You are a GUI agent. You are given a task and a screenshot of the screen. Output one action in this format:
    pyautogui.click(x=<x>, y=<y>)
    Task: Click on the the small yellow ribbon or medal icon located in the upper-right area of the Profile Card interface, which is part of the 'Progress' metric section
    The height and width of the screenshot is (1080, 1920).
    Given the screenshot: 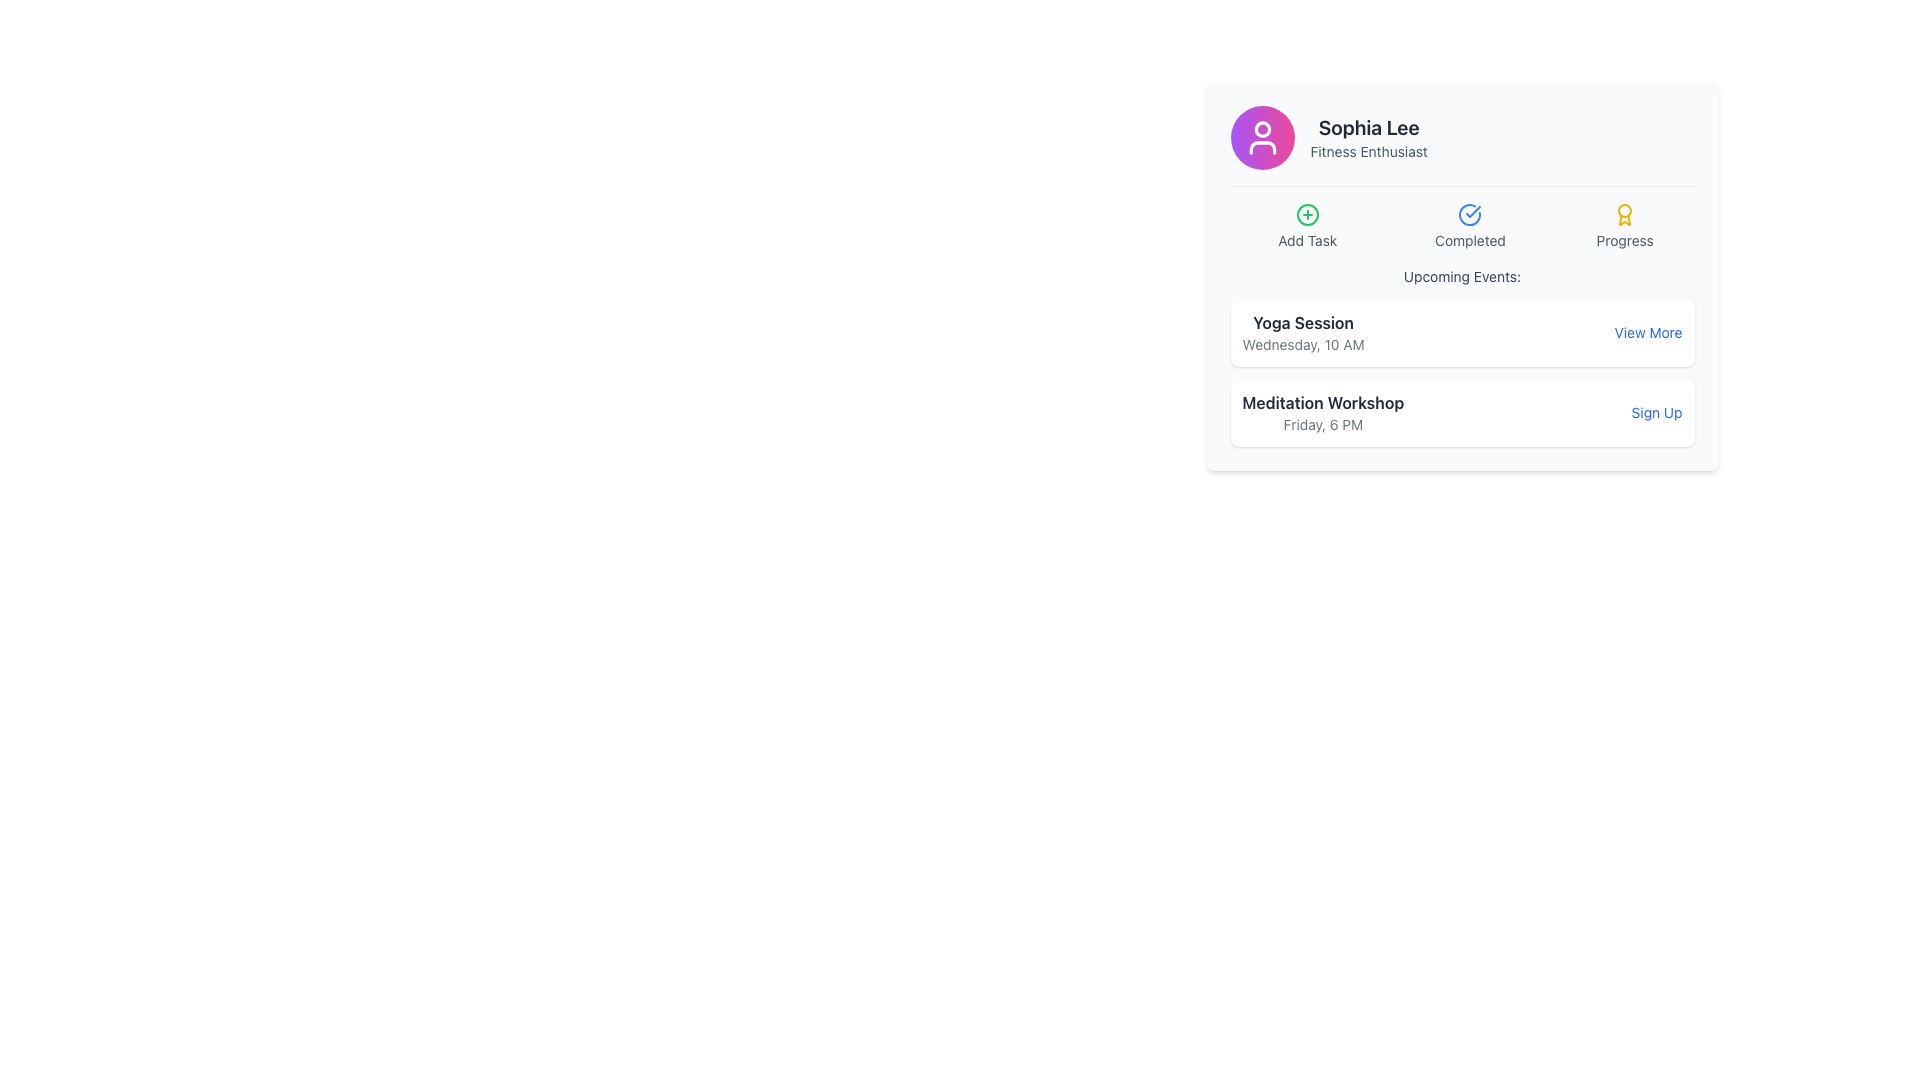 What is the action you would take?
    pyautogui.click(x=1625, y=220)
    